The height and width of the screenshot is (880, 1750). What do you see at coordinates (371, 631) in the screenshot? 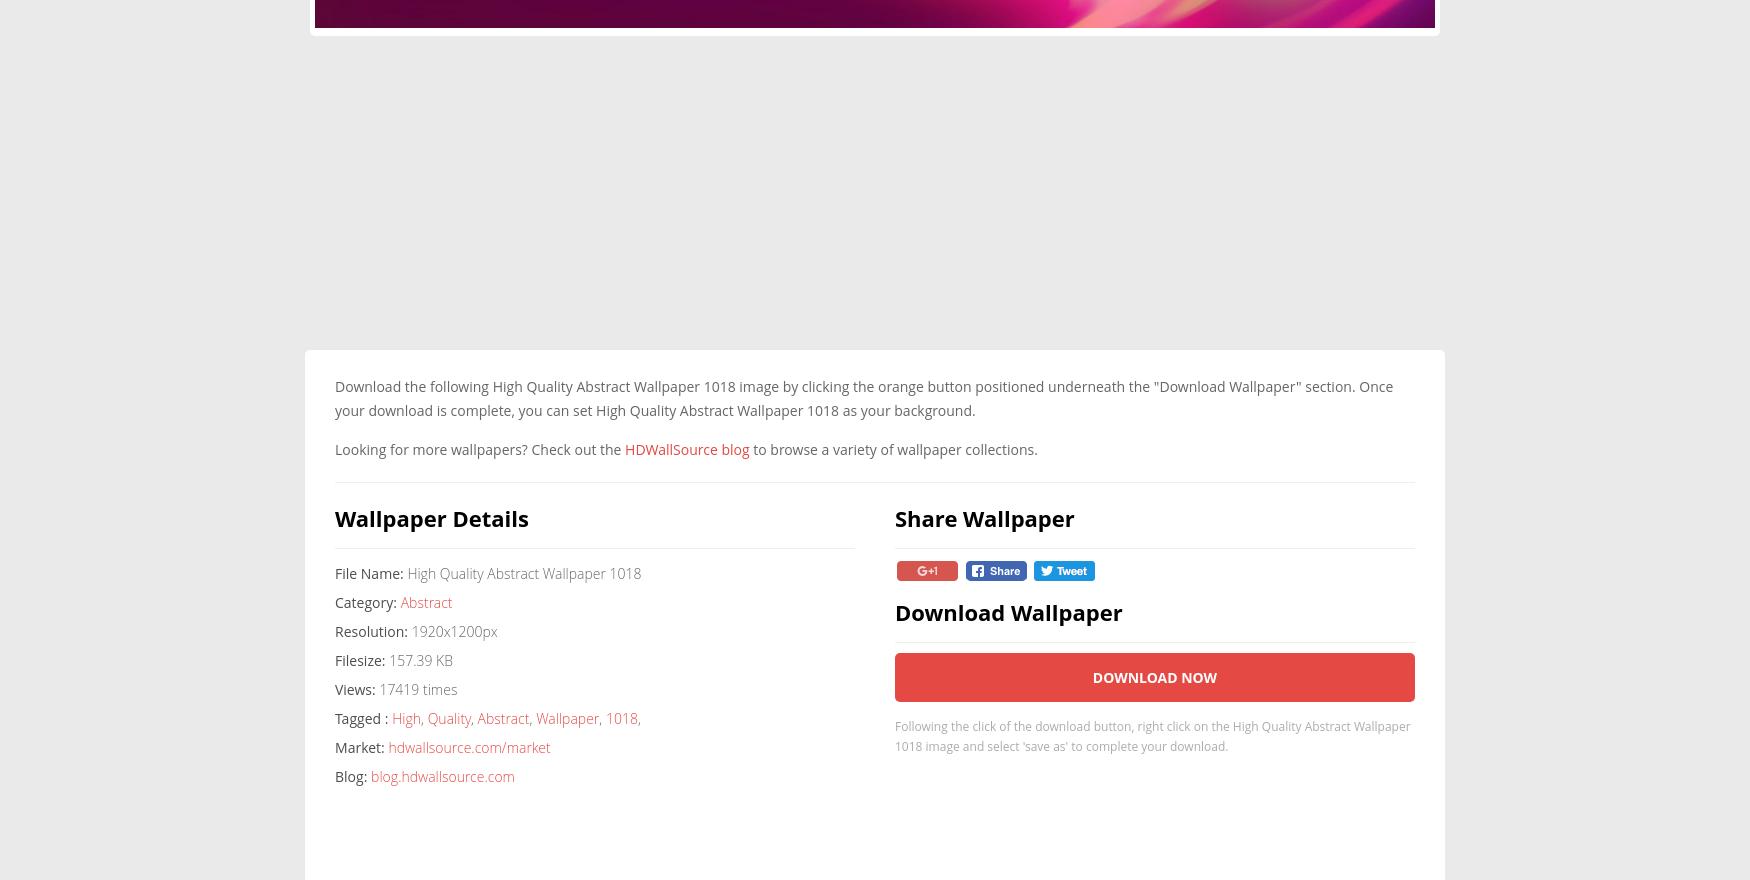
I see `'Resolution:'` at bounding box center [371, 631].